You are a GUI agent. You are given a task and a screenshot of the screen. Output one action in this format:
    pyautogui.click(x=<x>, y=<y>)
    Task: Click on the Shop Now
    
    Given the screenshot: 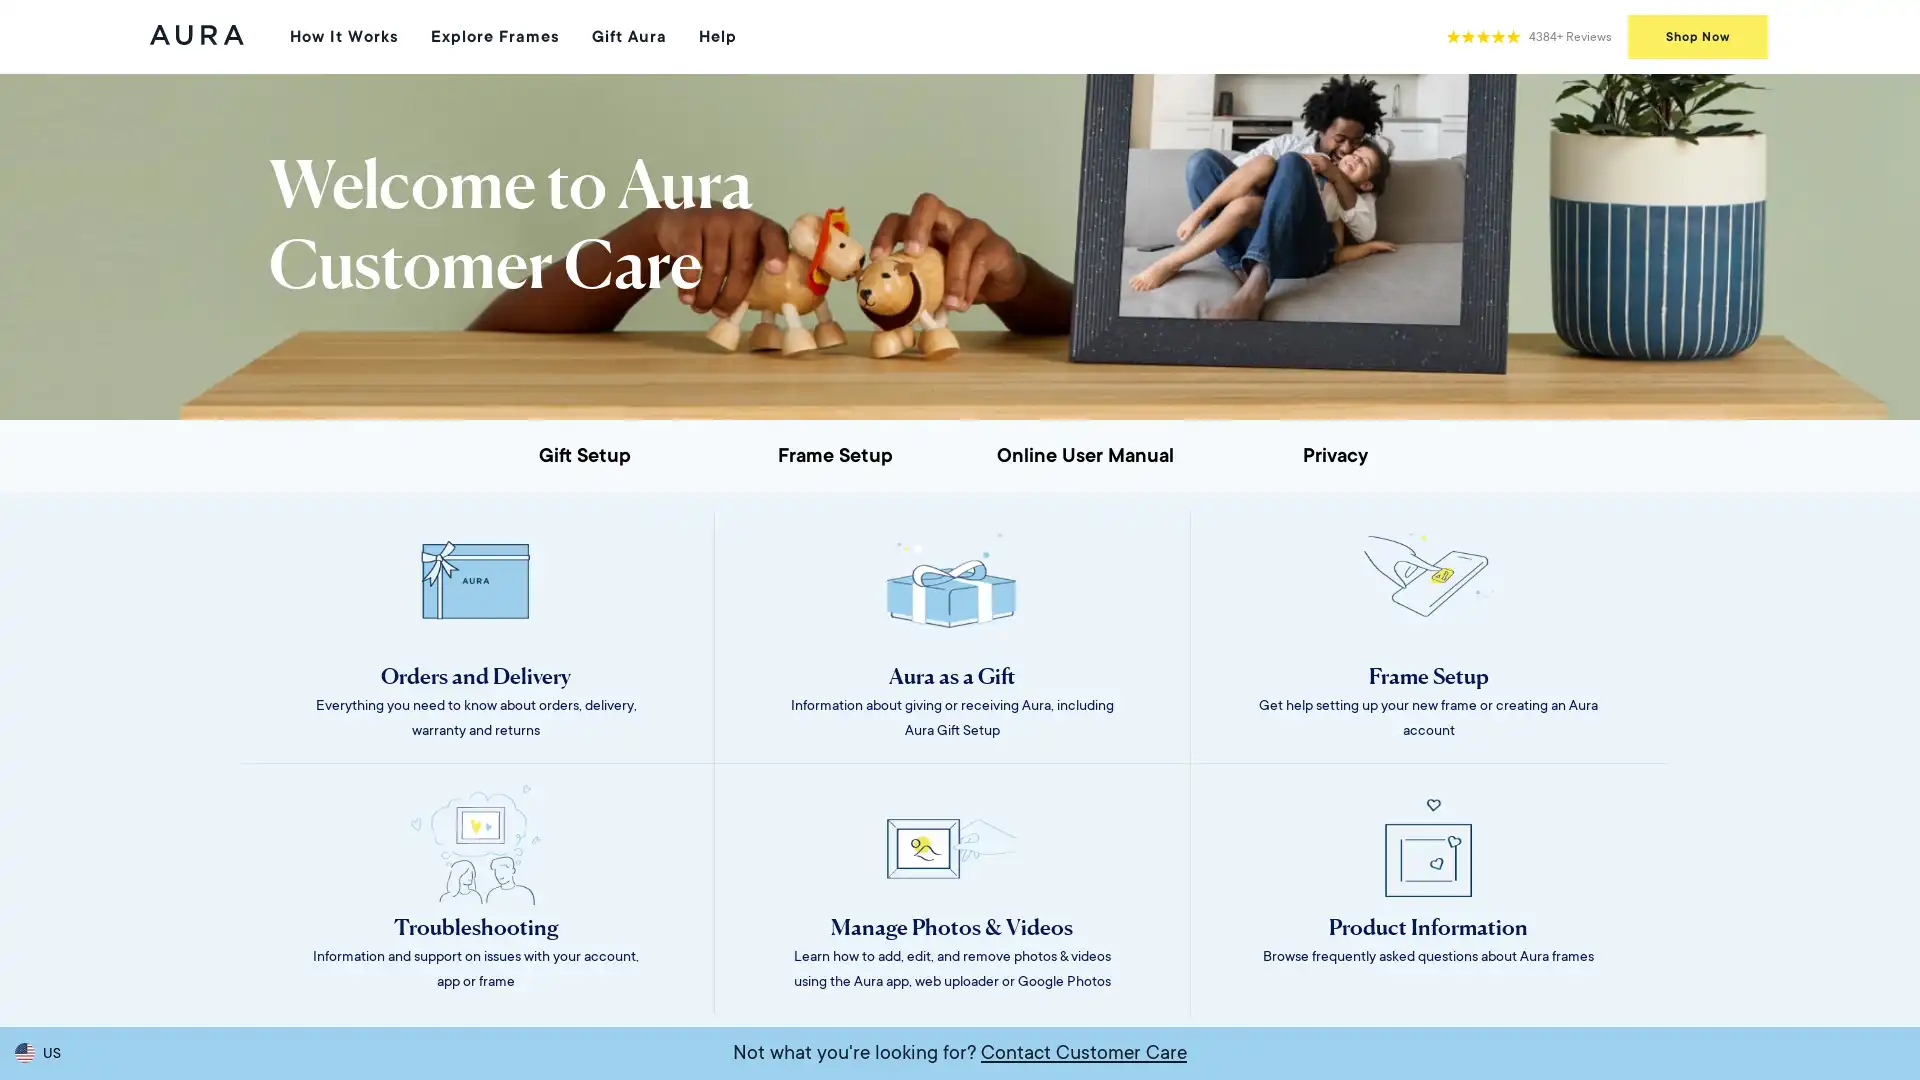 What is the action you would take?
    pyautogui.click(x=1697, y=37)
    